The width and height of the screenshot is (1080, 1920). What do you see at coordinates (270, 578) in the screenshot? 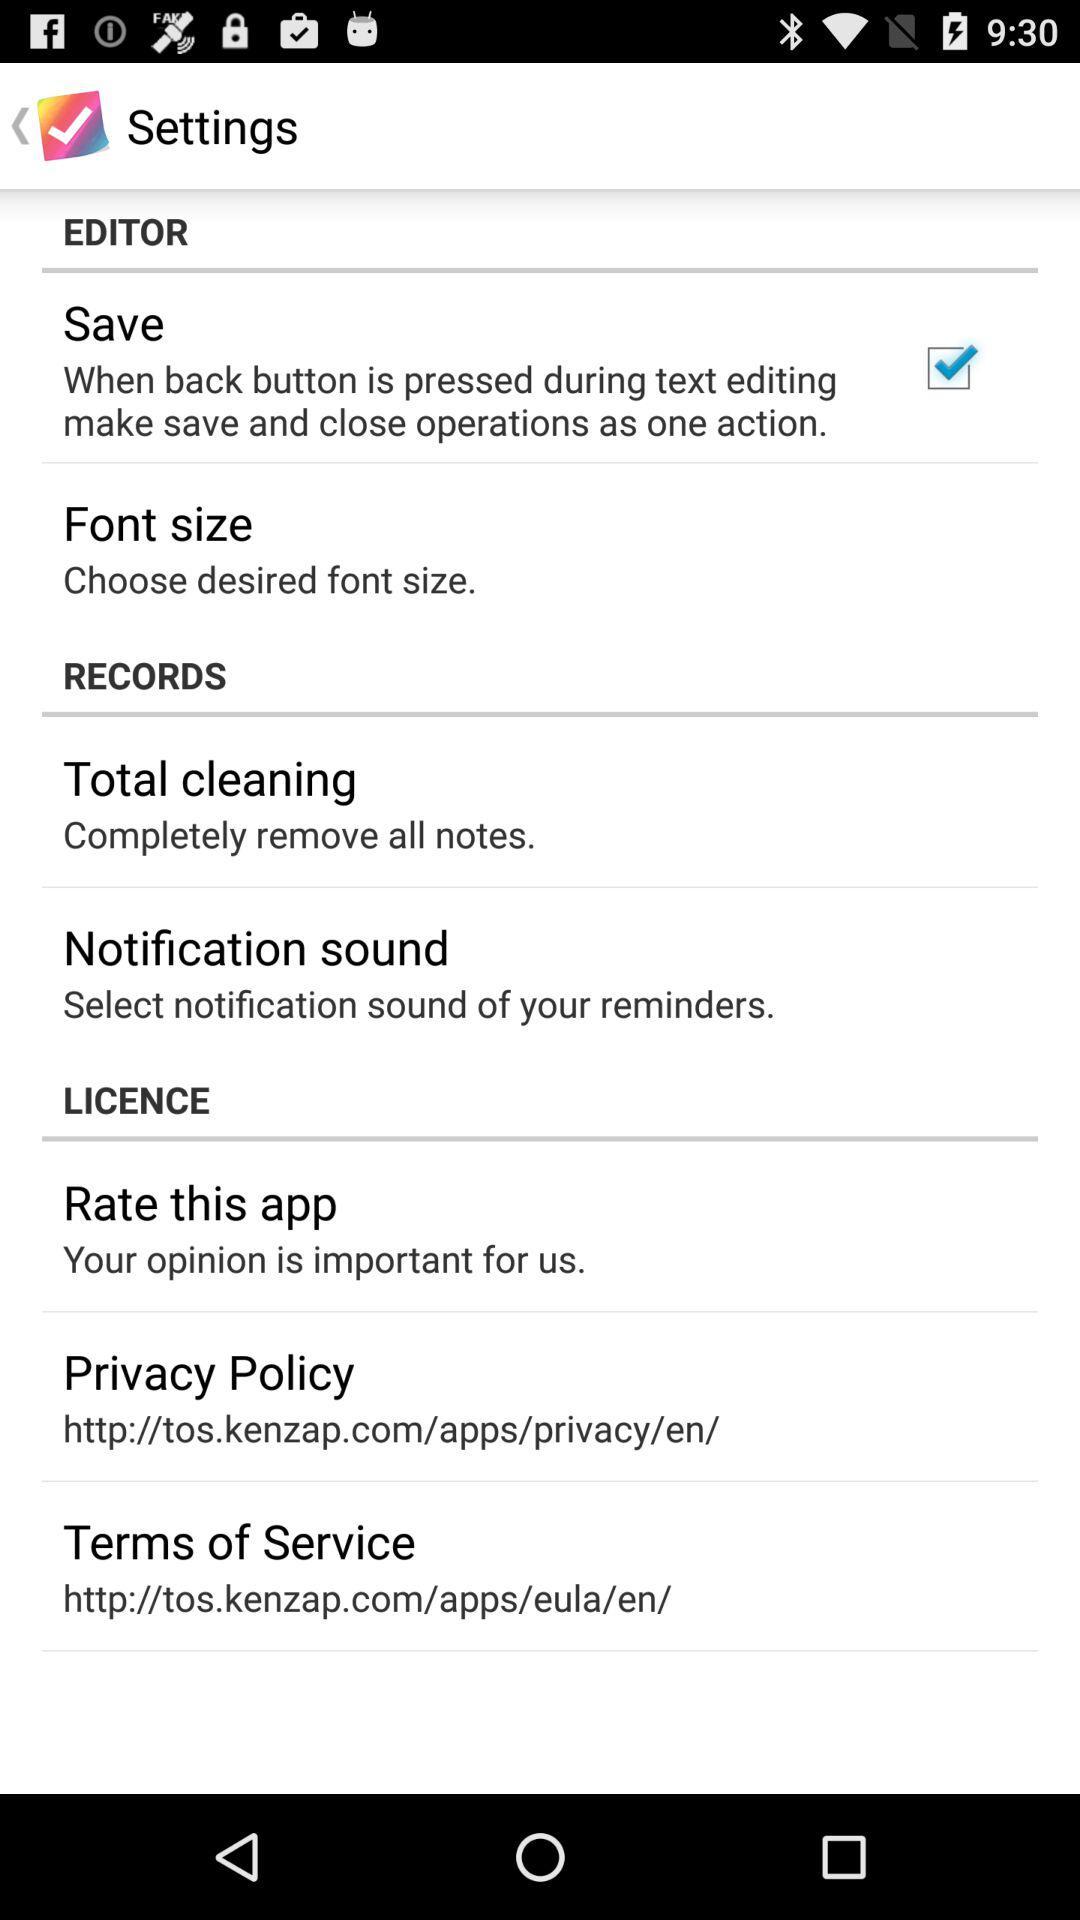
I see `the item above records app` at bounding box center [270, 578].